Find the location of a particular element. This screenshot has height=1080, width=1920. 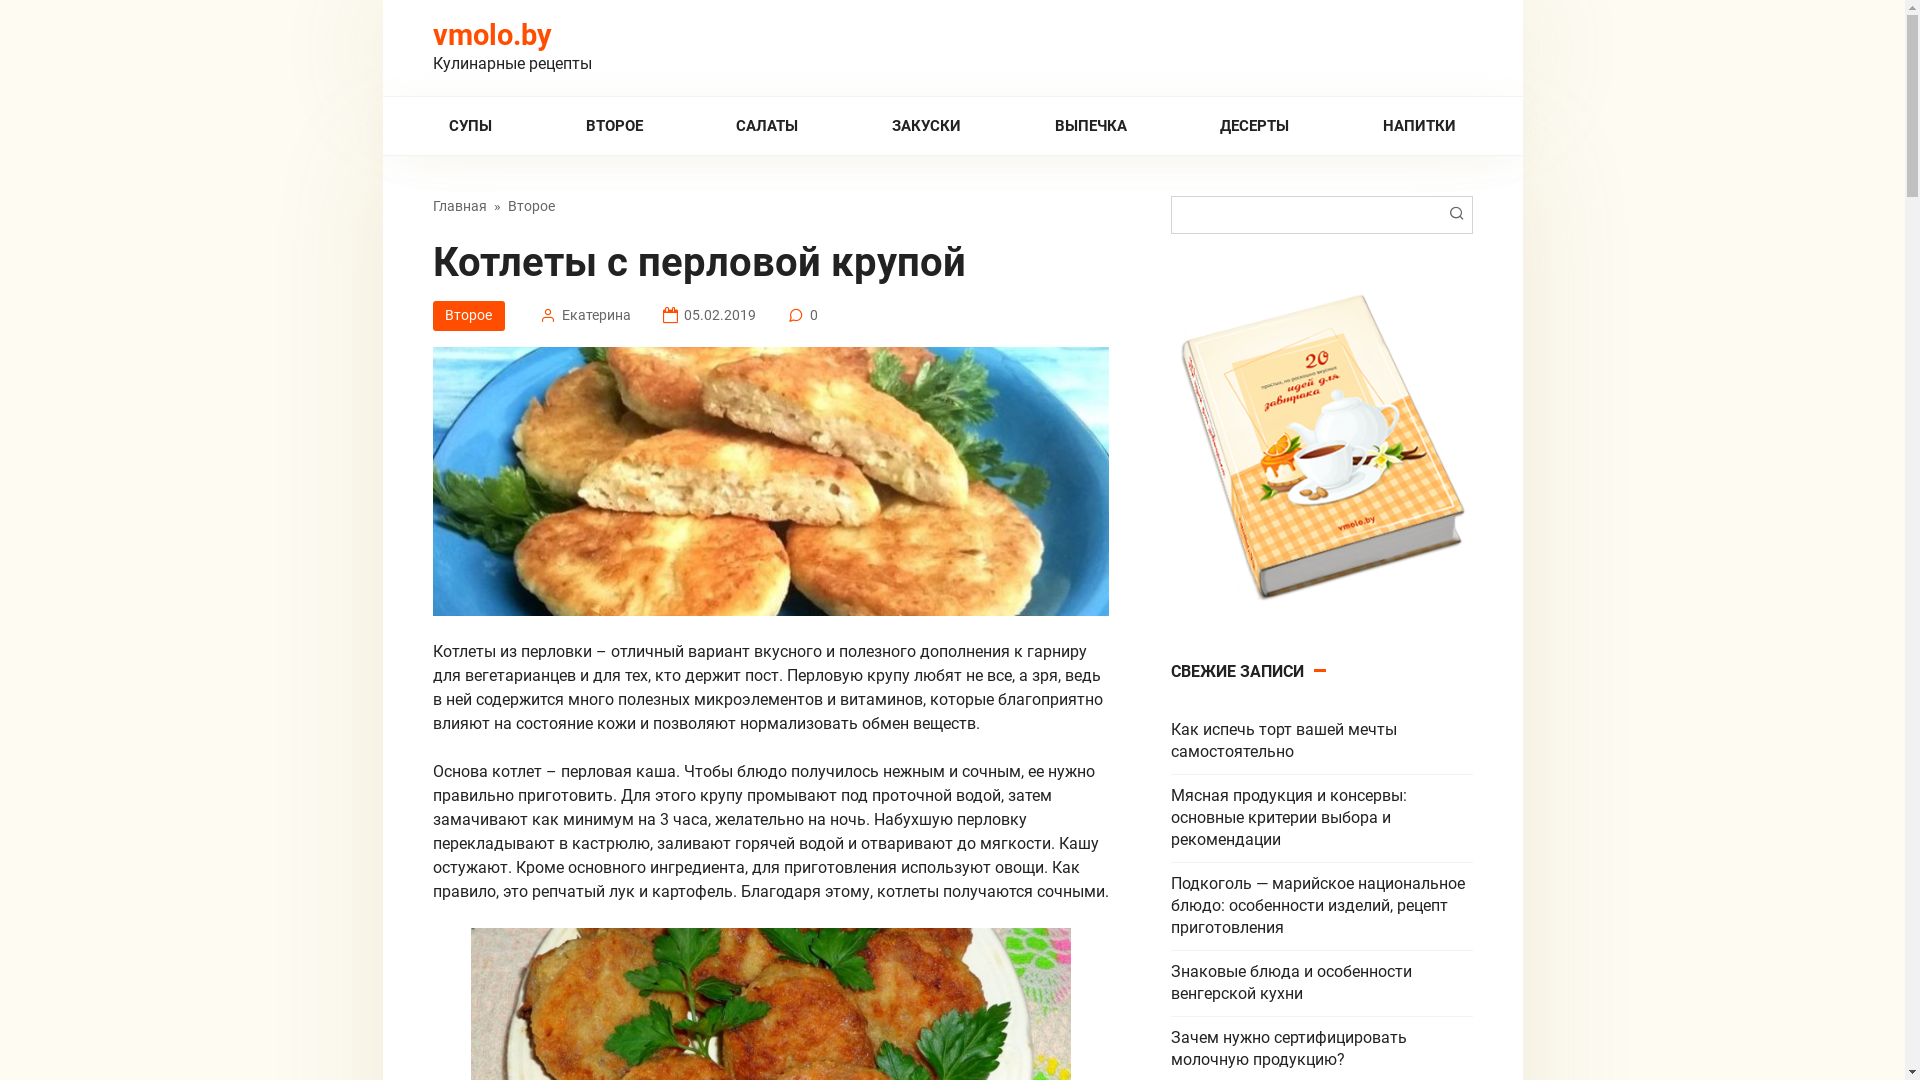

'vmolo.by' is located at coordinates (491, 34).